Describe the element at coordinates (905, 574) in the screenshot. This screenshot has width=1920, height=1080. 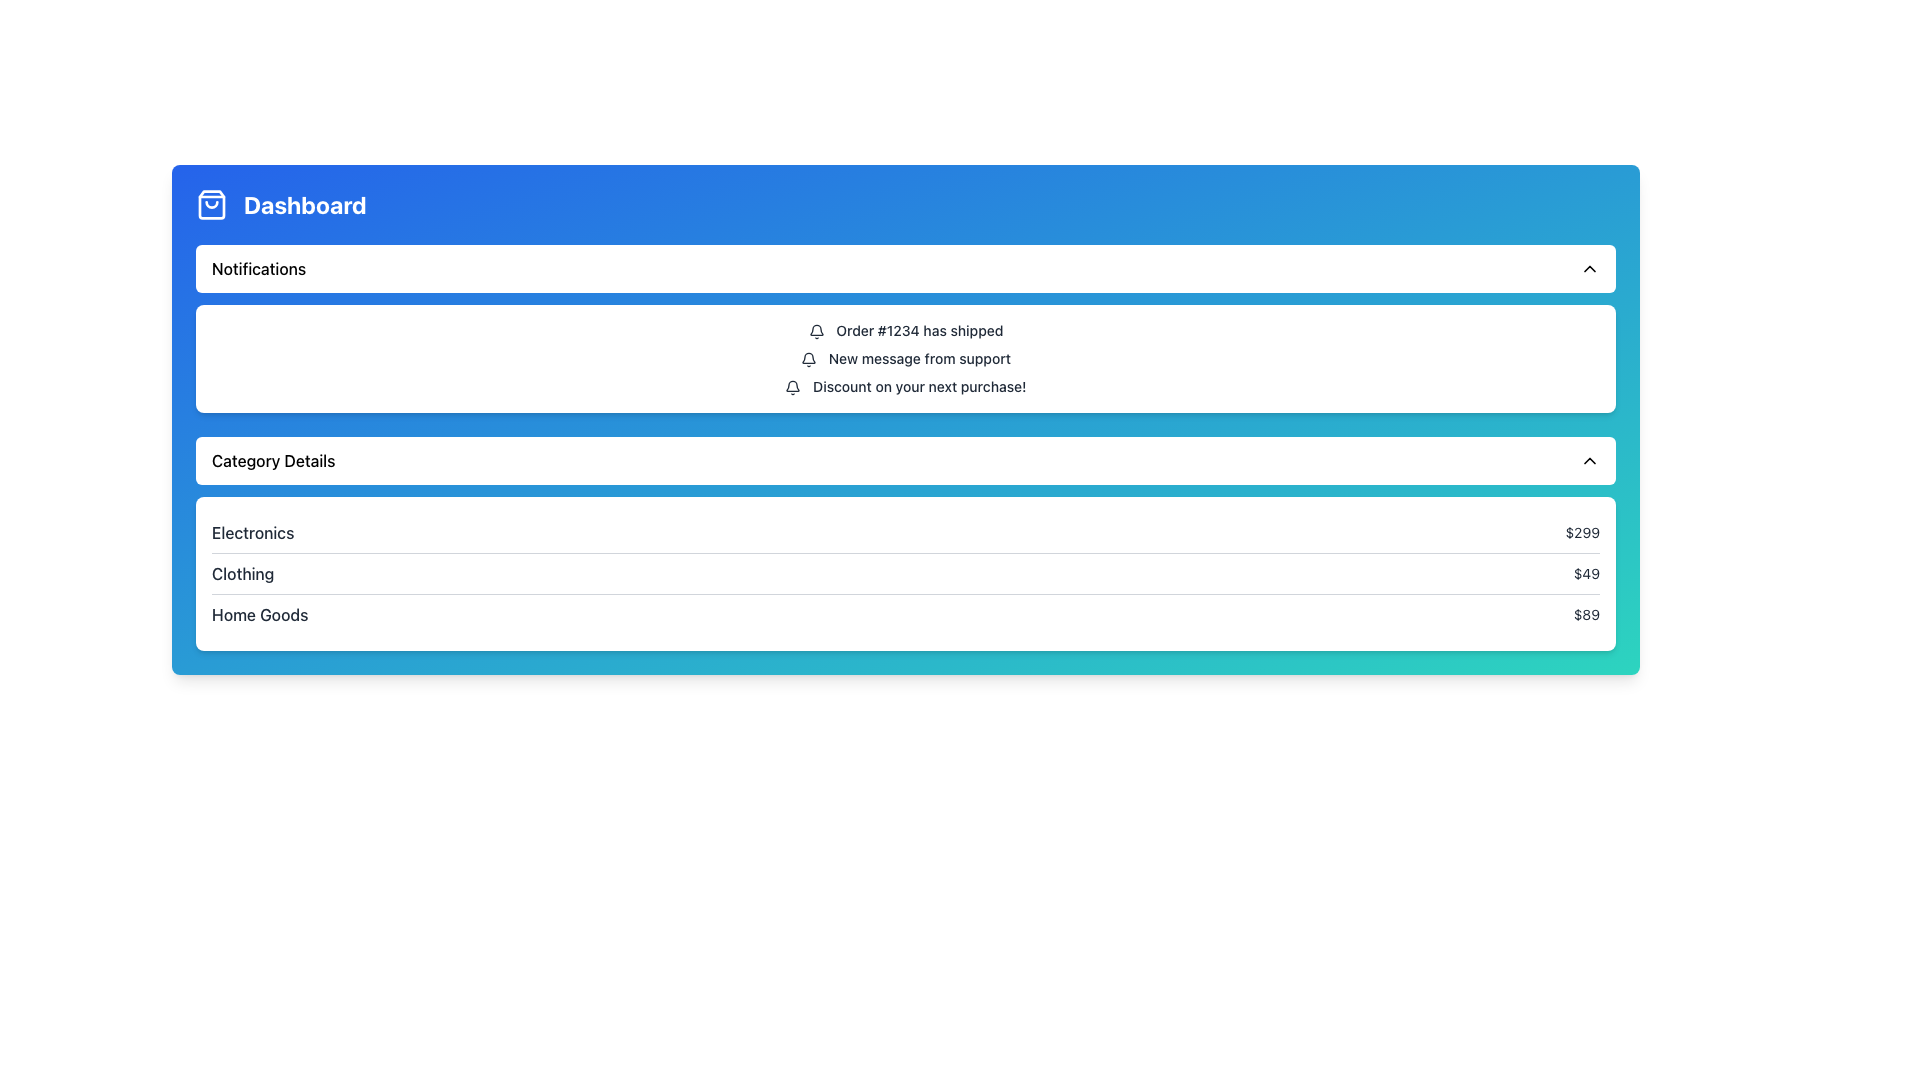
I see `text pair displaying the category 'Clothing' and its associated price '$49' located in the middle row of the 'Category Details' section` at that location.